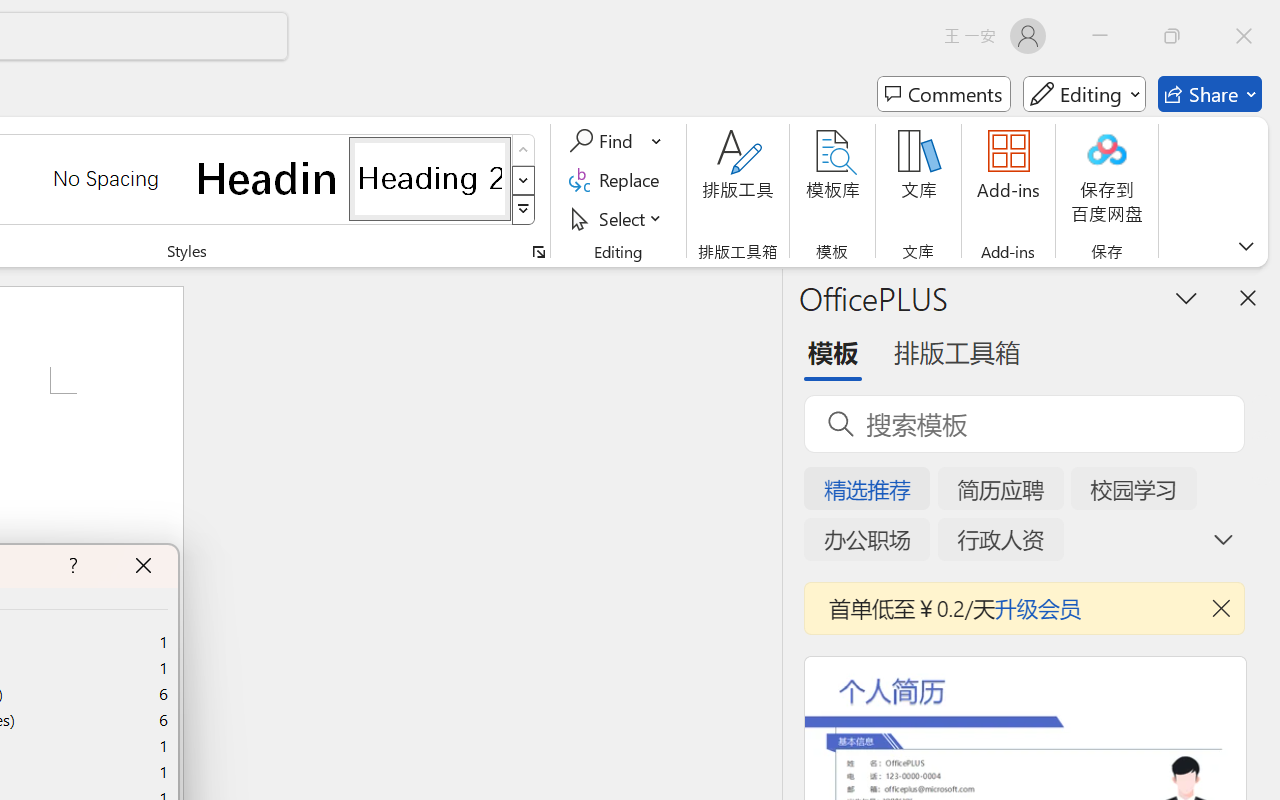 The image size is (1280, 800). Describe the element at coordinates (1083, 94) in the screenshot. I see `'Mode'` at that location.